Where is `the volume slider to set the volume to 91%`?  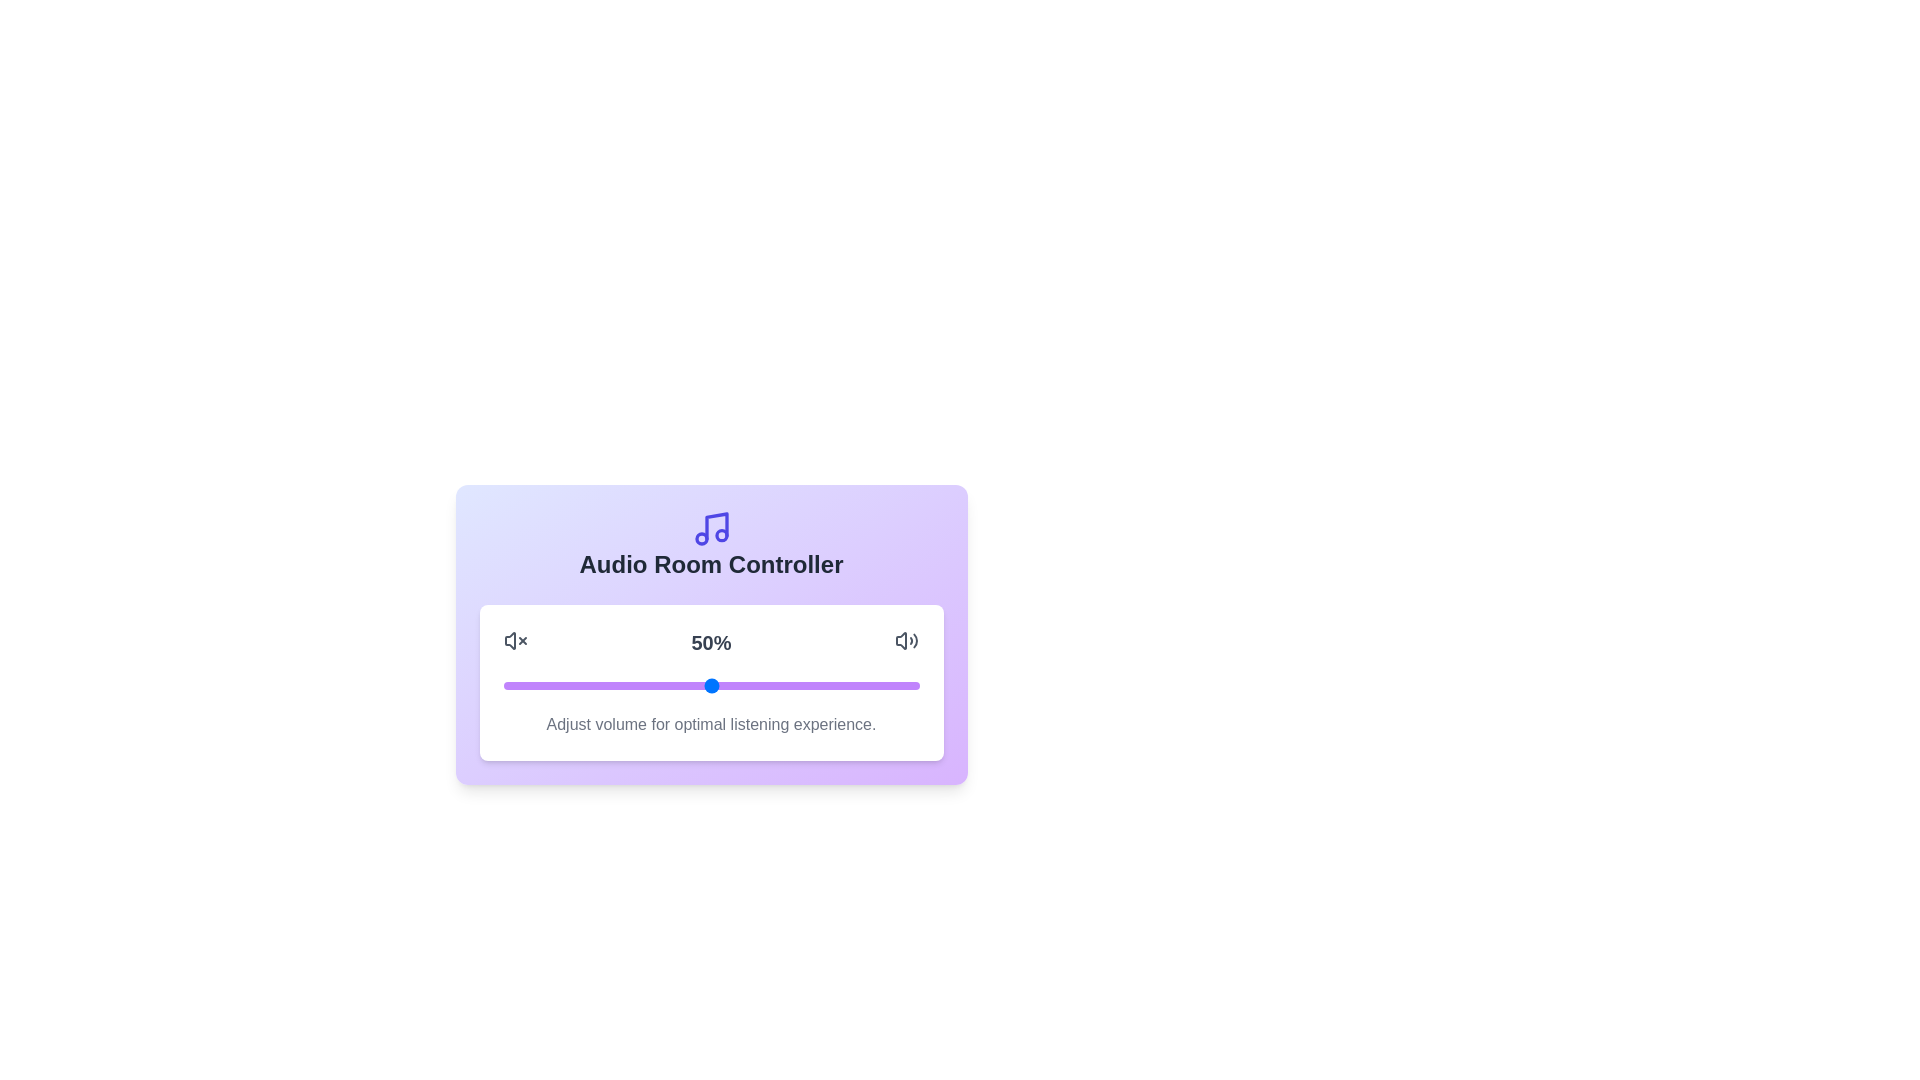
the volume slider to set the volume to 91% is located at coordinates (881, 685).